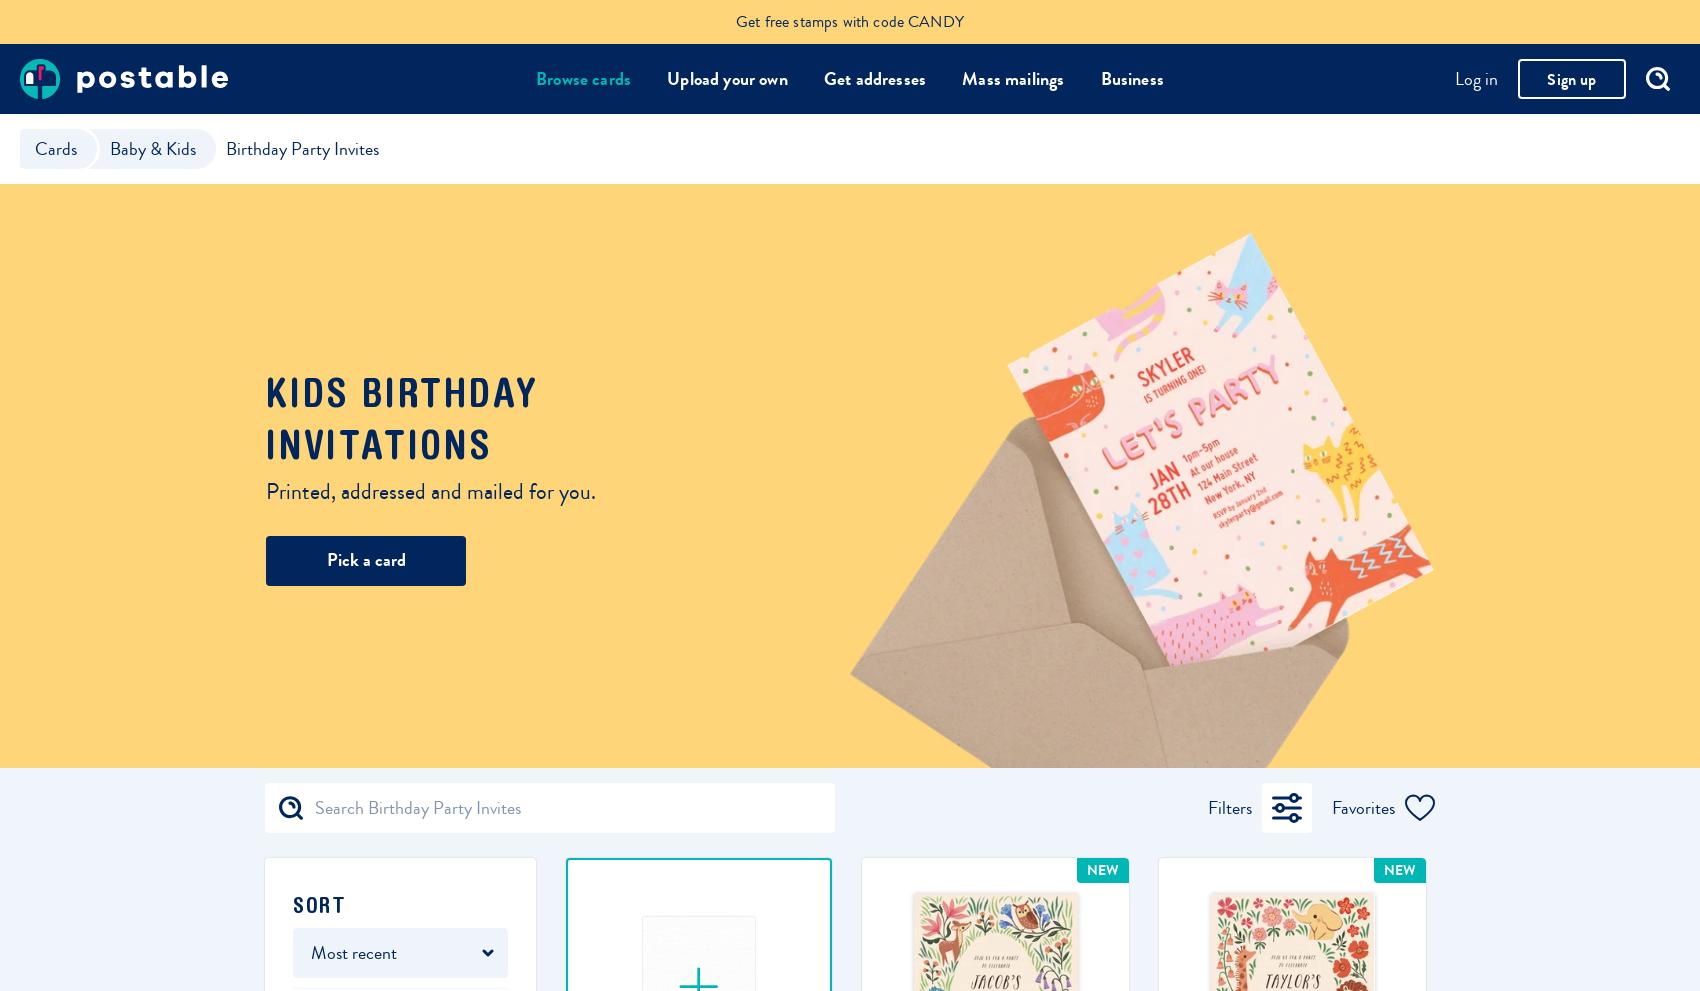 Image resolution: width=1700 pixels, height=991 pixels. I want to click on 'Printed, addressed and mailed for you.', so click(266, 490).